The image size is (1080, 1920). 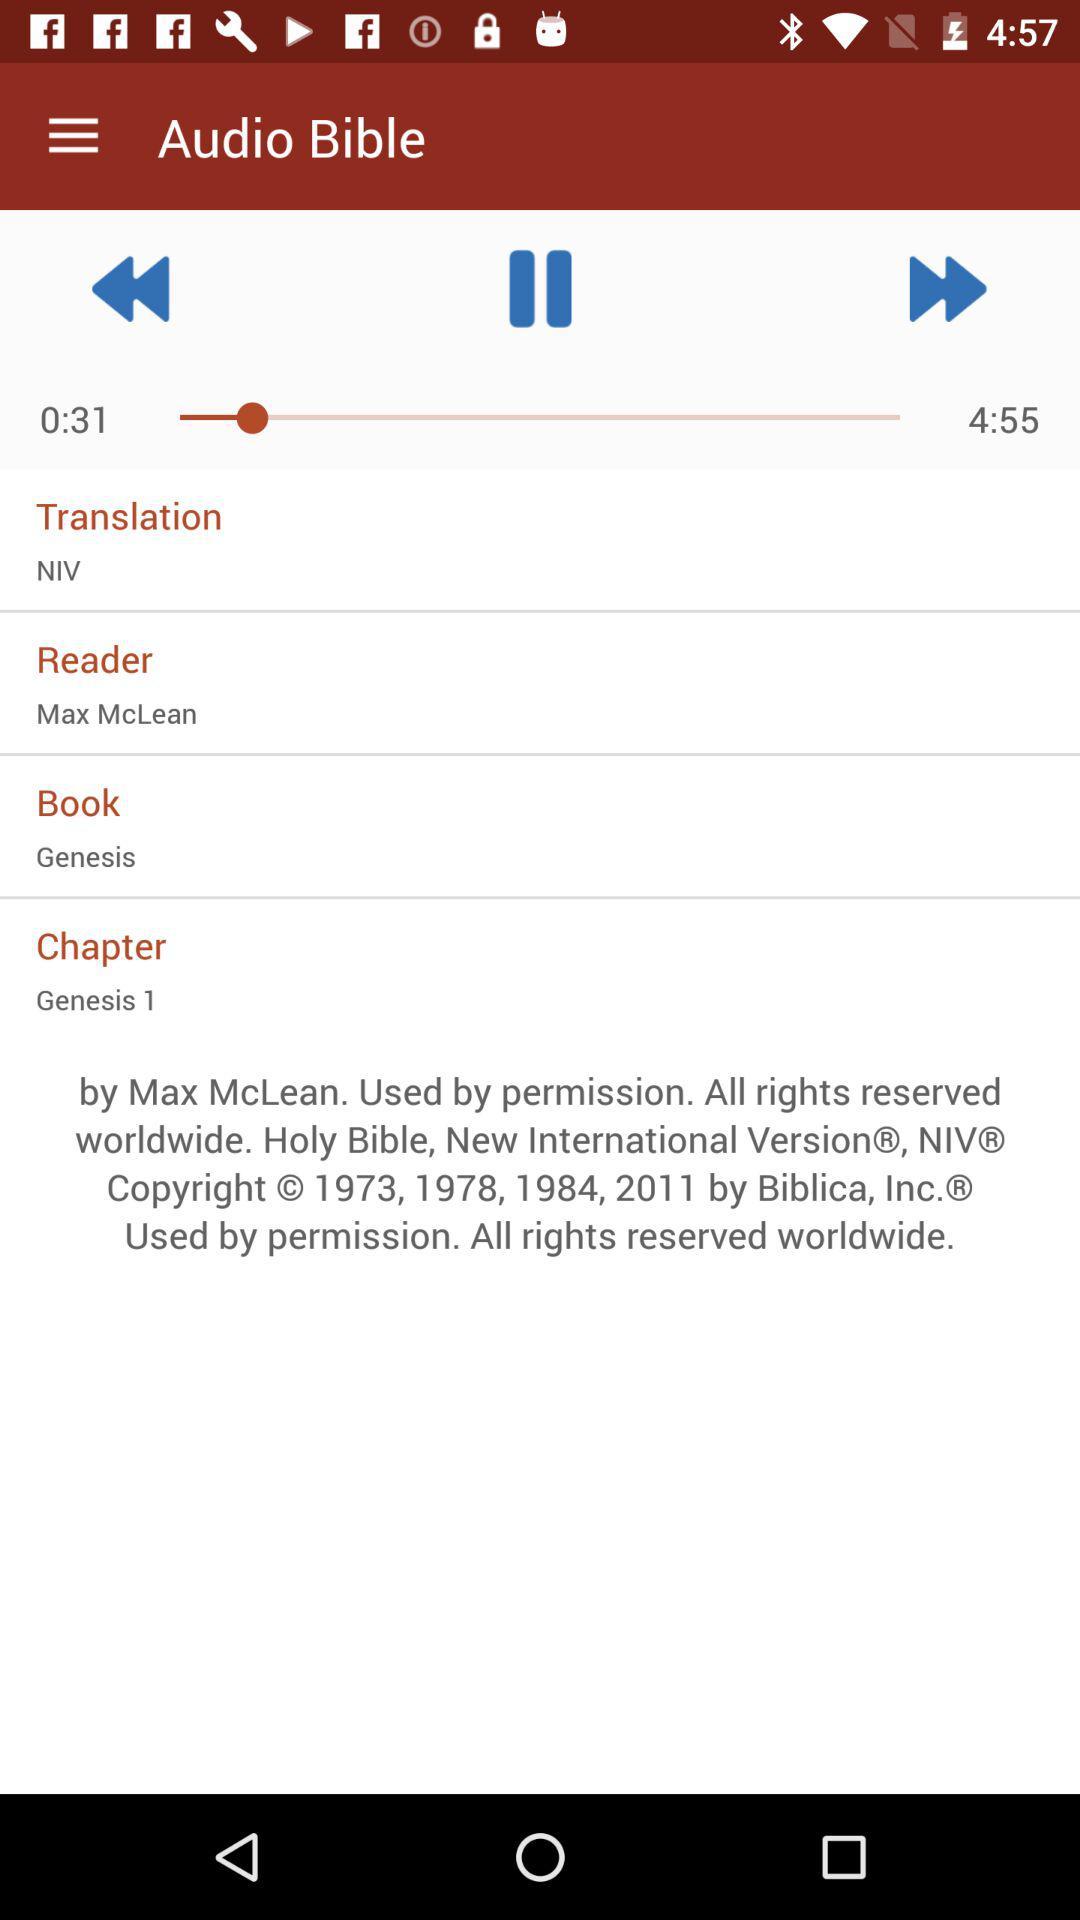 What do you see at coordinates (540, 801) in the screenshot?
I see `the book icon` at bounding box center [540, 801].